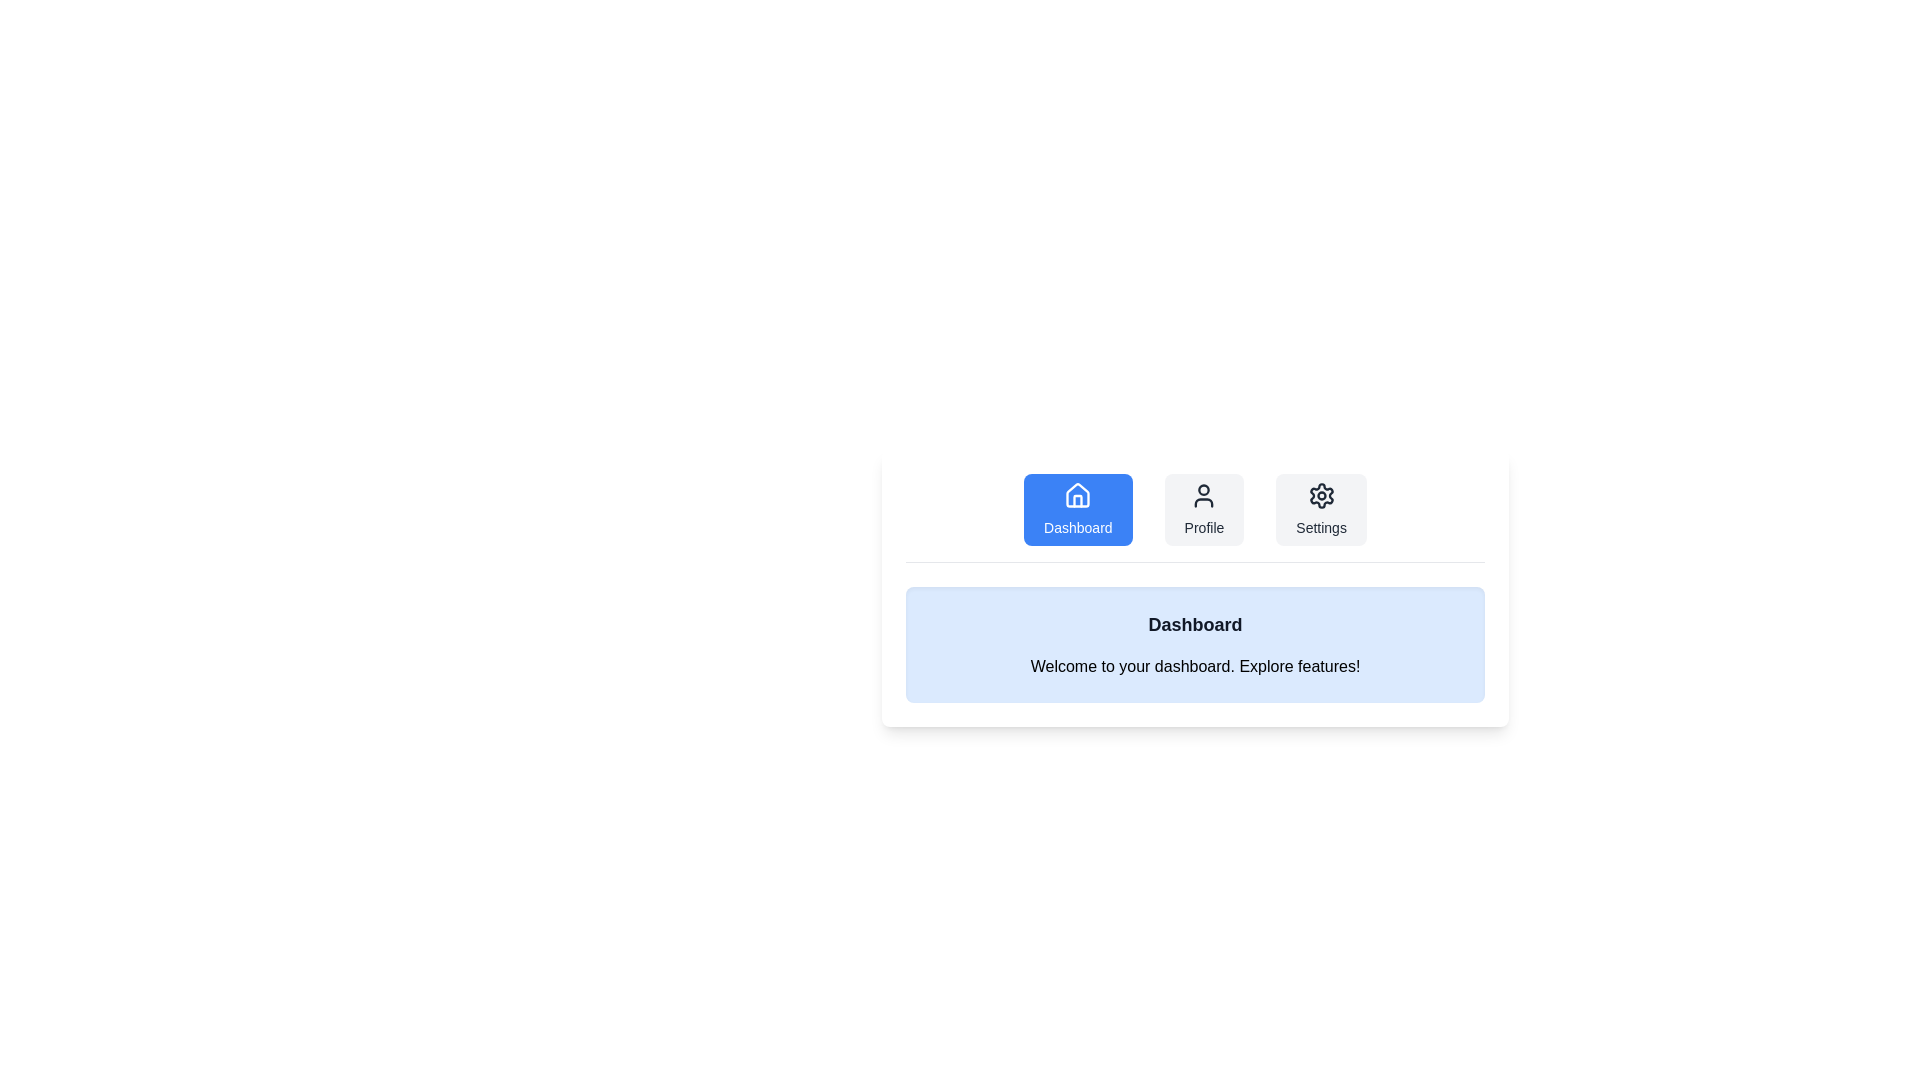 This screenshot has width=1920, height=1080. Describe the element at coordinates (1321, 508) in the screenshot. I see `the Settings tab` at that location.